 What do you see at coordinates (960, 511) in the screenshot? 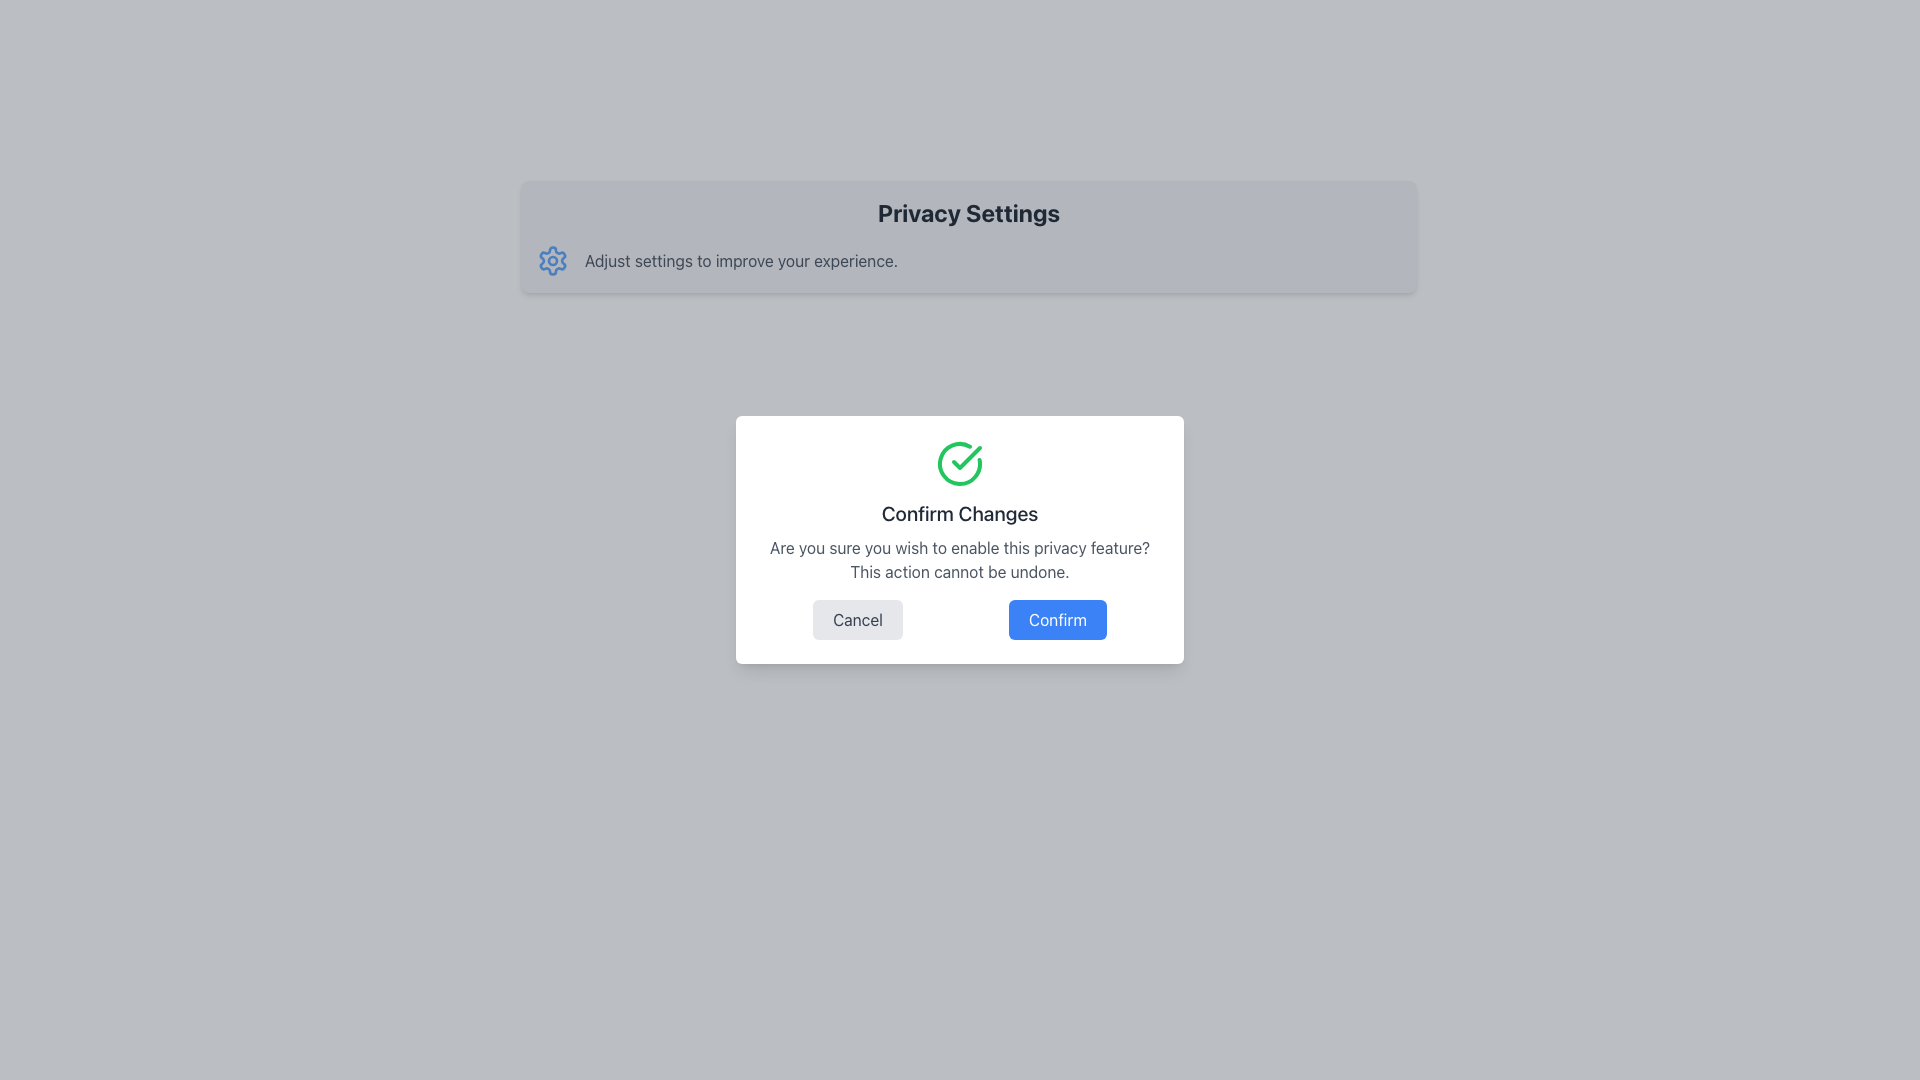
I see `the Informative Display section containing the title 'Confirm Changes' and the descriptive message about enabling a privacy feature, which is located near the top-center of the modal dialog` at bounding box center [960, 511].